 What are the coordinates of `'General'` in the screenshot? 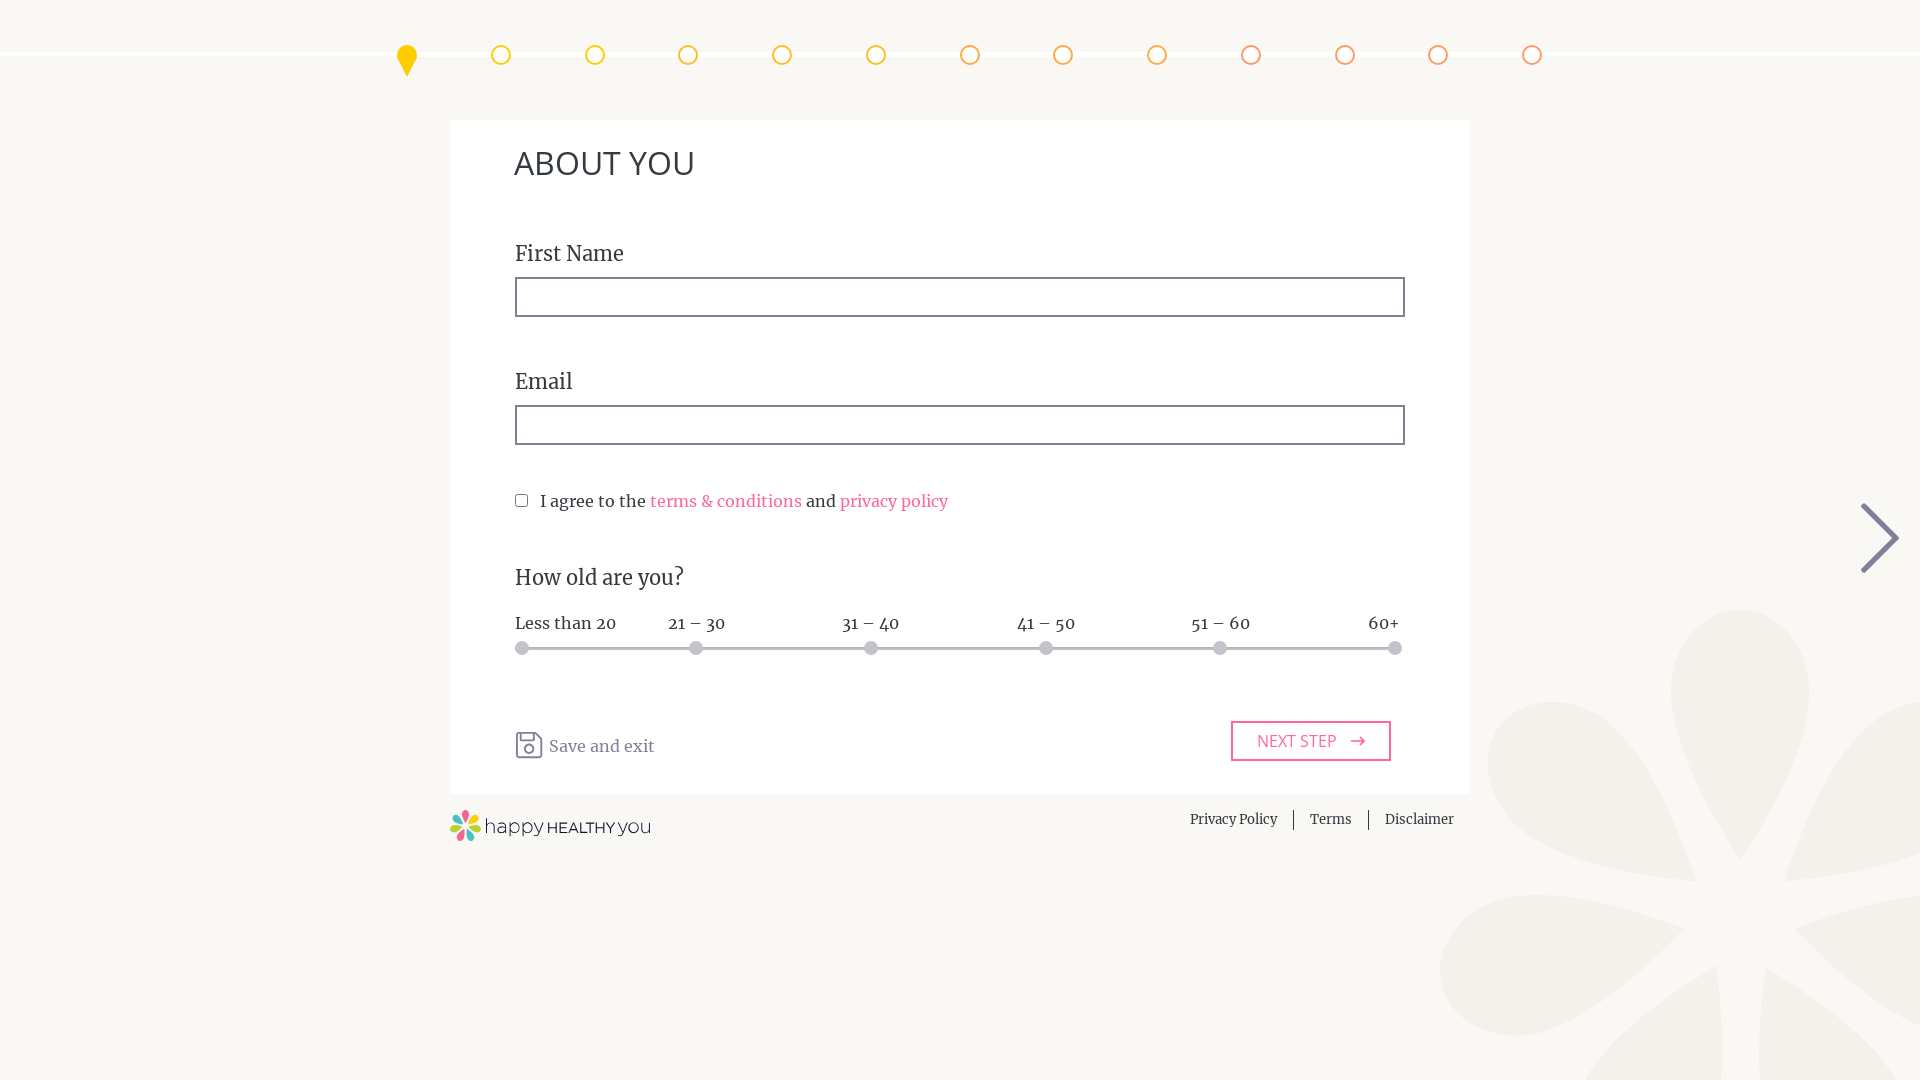 It's located at (1250, 53).